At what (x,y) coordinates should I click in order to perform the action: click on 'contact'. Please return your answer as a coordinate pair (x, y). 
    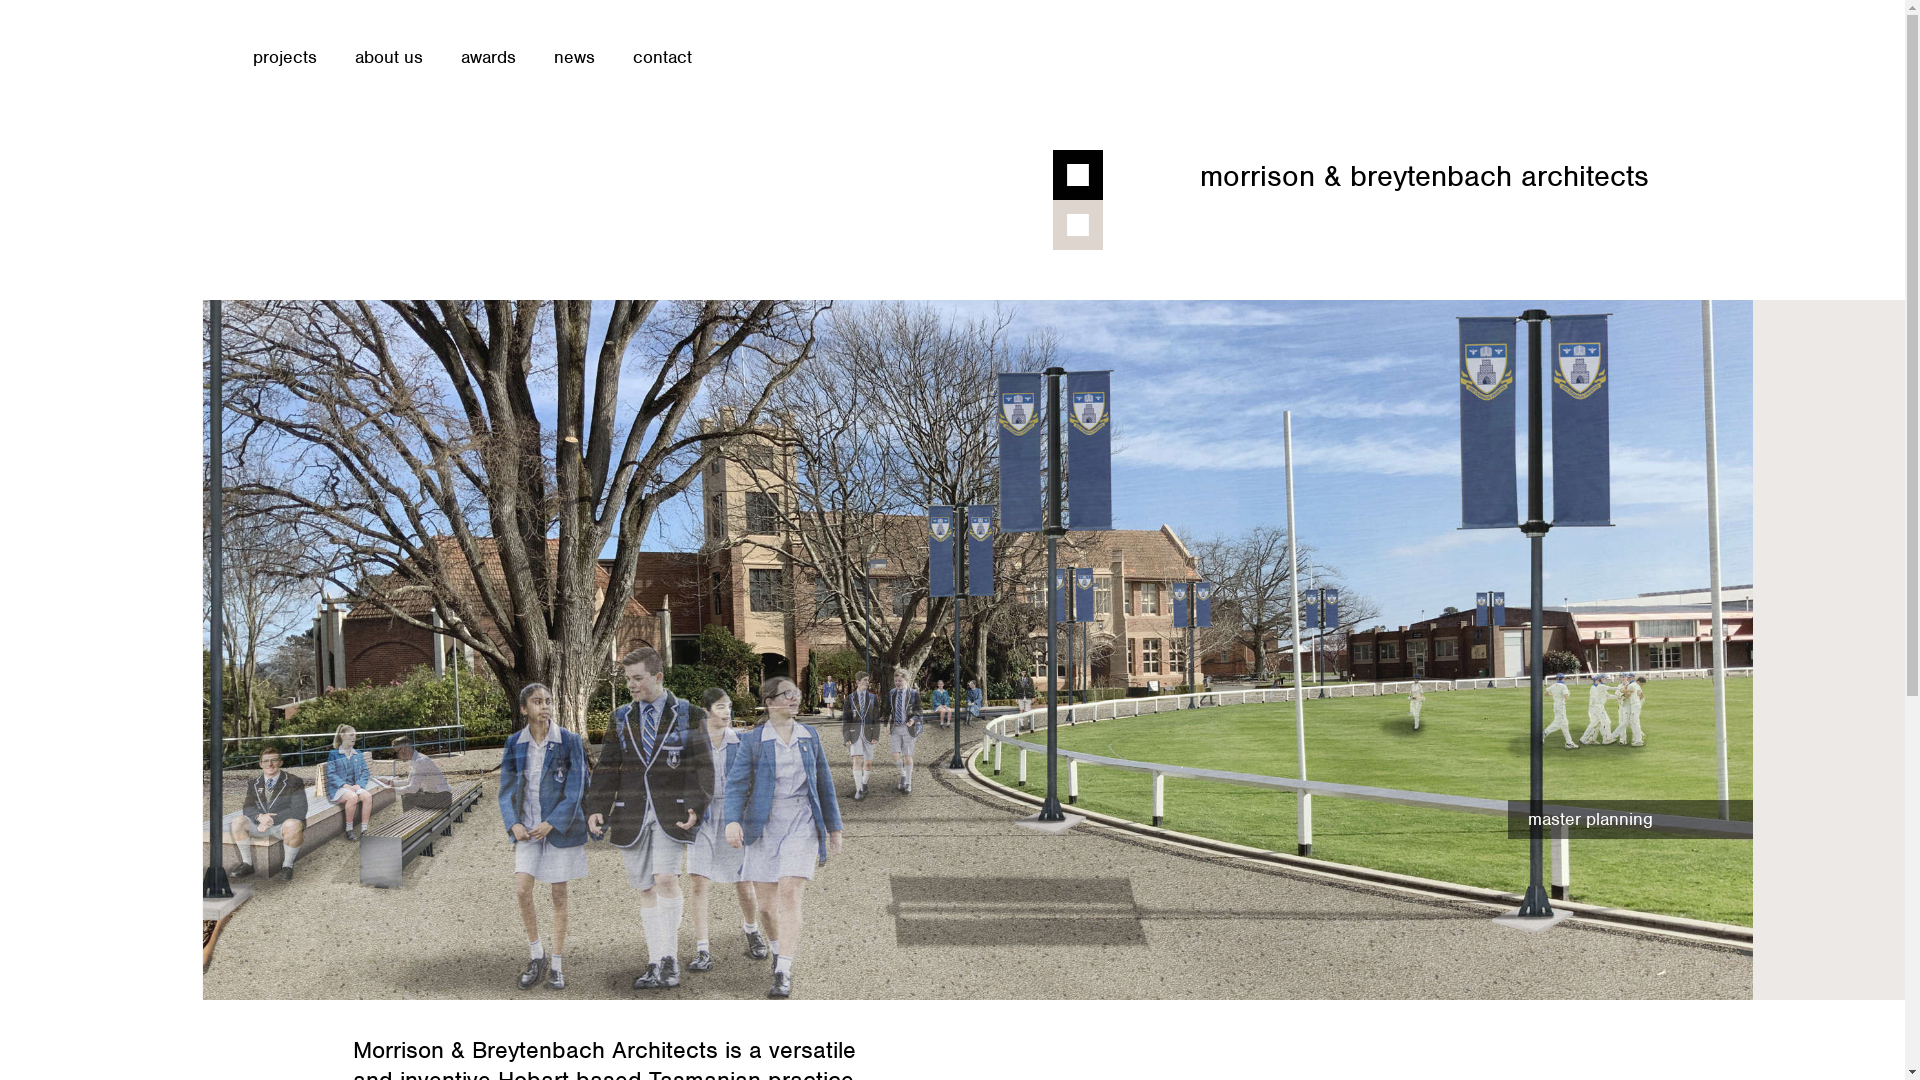
    Looking at the image, I should click on (661, 56).